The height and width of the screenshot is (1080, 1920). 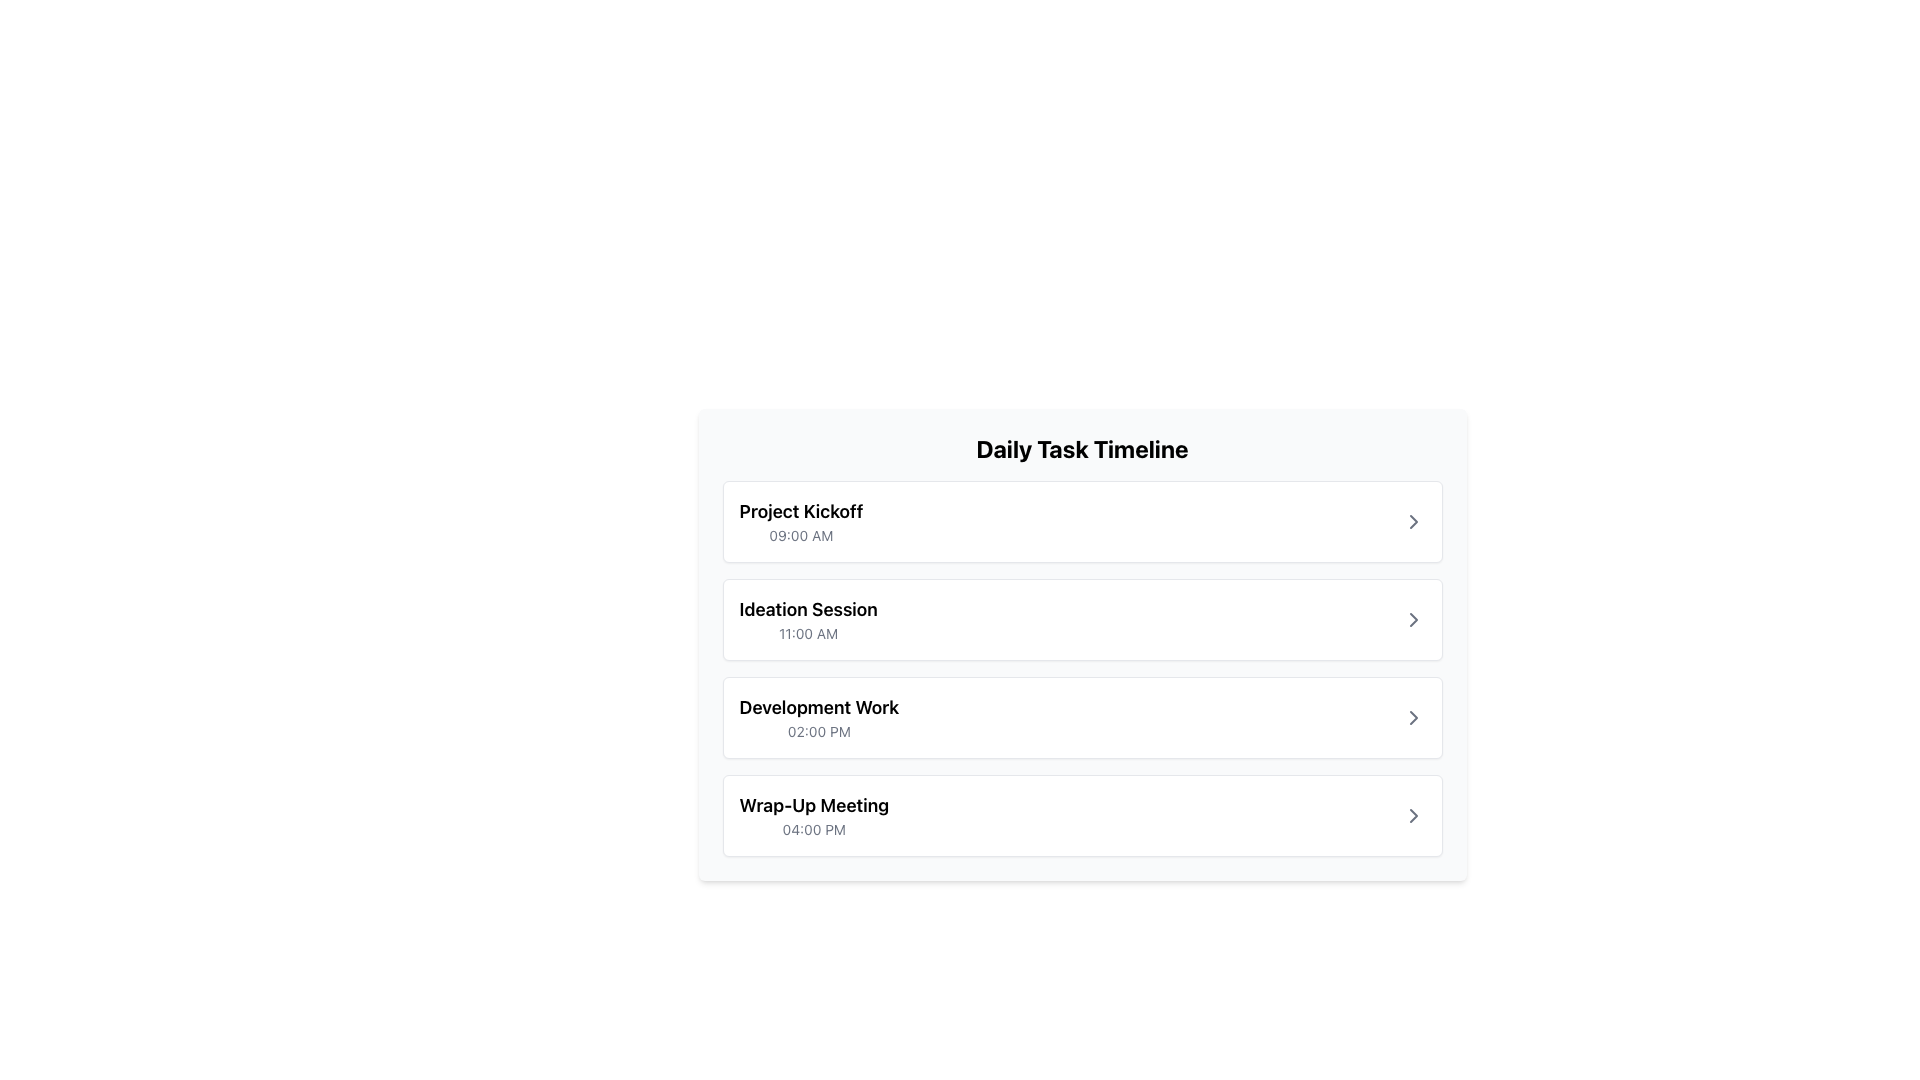 What do you see at coordinates (814, 816) in the screenshot?
I see `the Textual Display Element that shows 'Wrap-Up Meeting' and '04:00 PM', which is the fourth item in the Daily Task Timeline card` at bounding box center [814, 816].